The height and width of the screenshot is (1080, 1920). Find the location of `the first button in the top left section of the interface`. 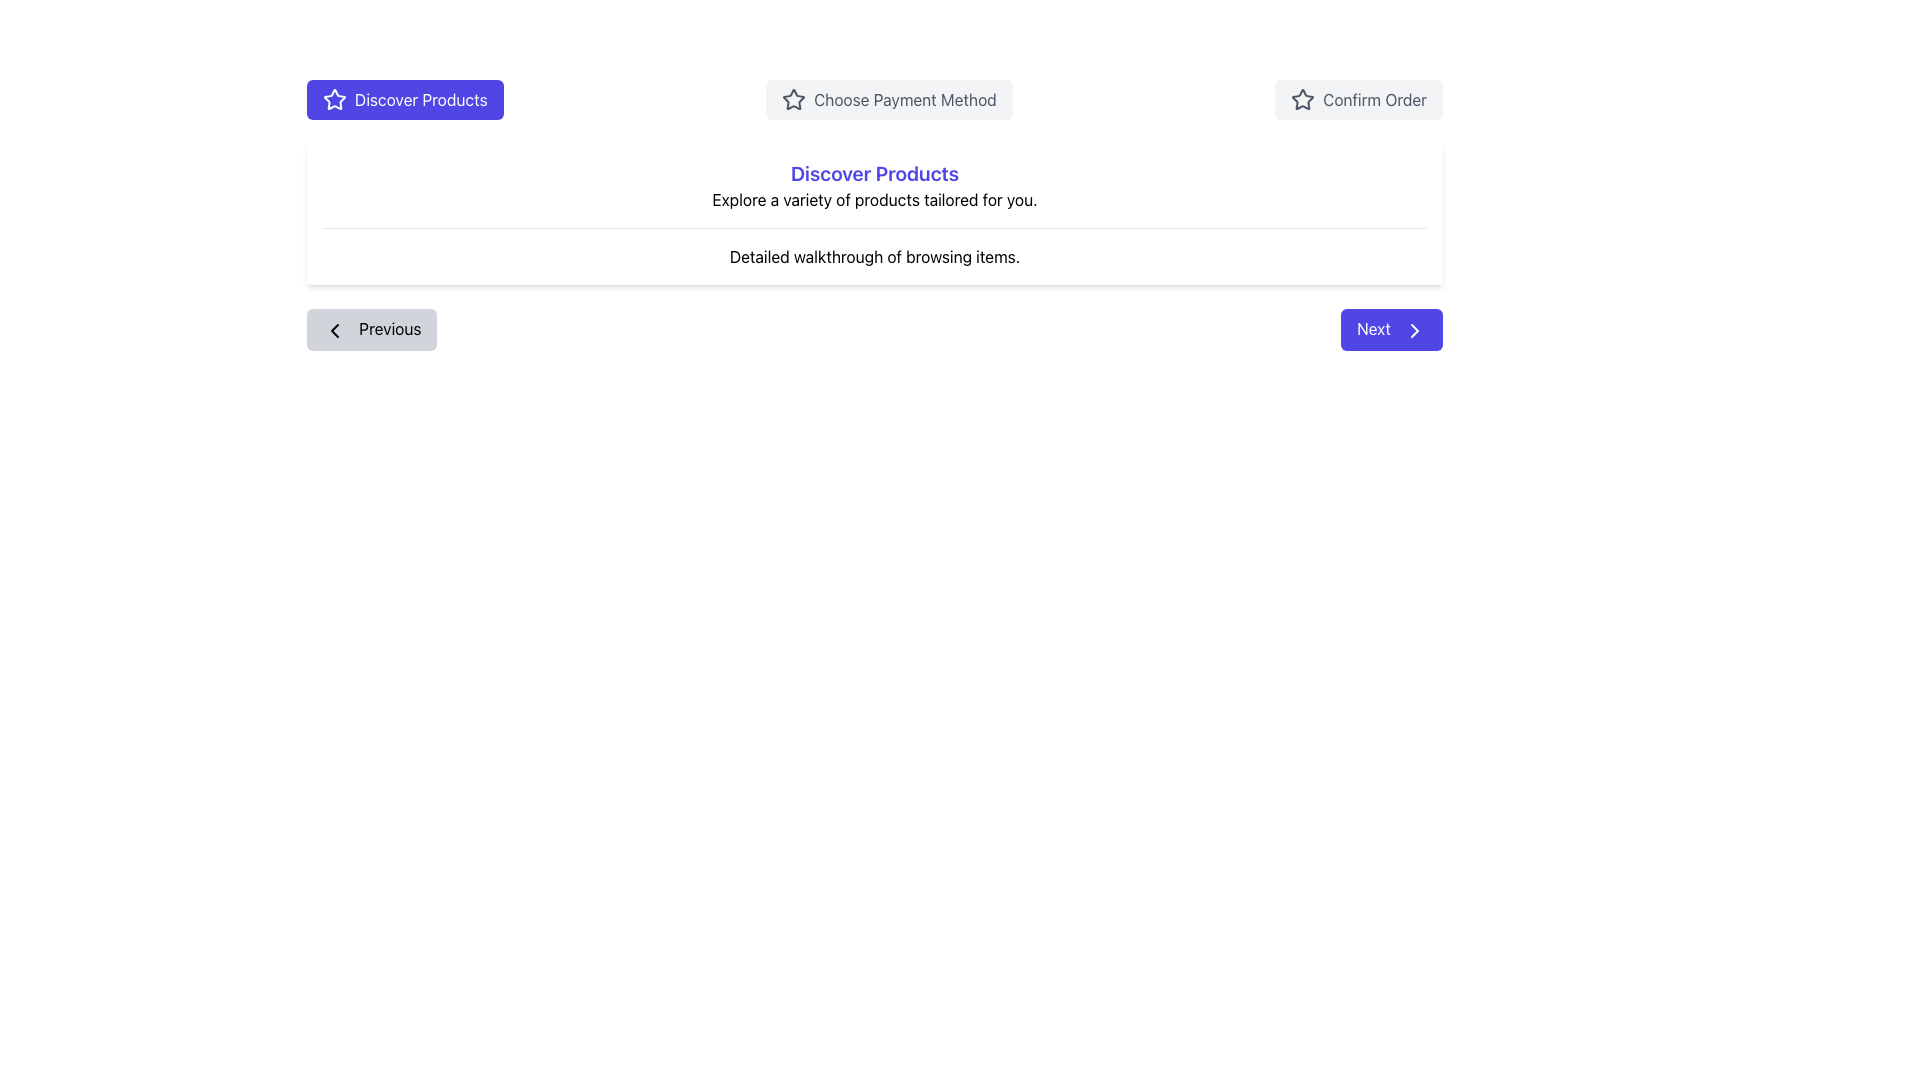

the first button in the top left section of the interface is located at coordinates (403, 100).